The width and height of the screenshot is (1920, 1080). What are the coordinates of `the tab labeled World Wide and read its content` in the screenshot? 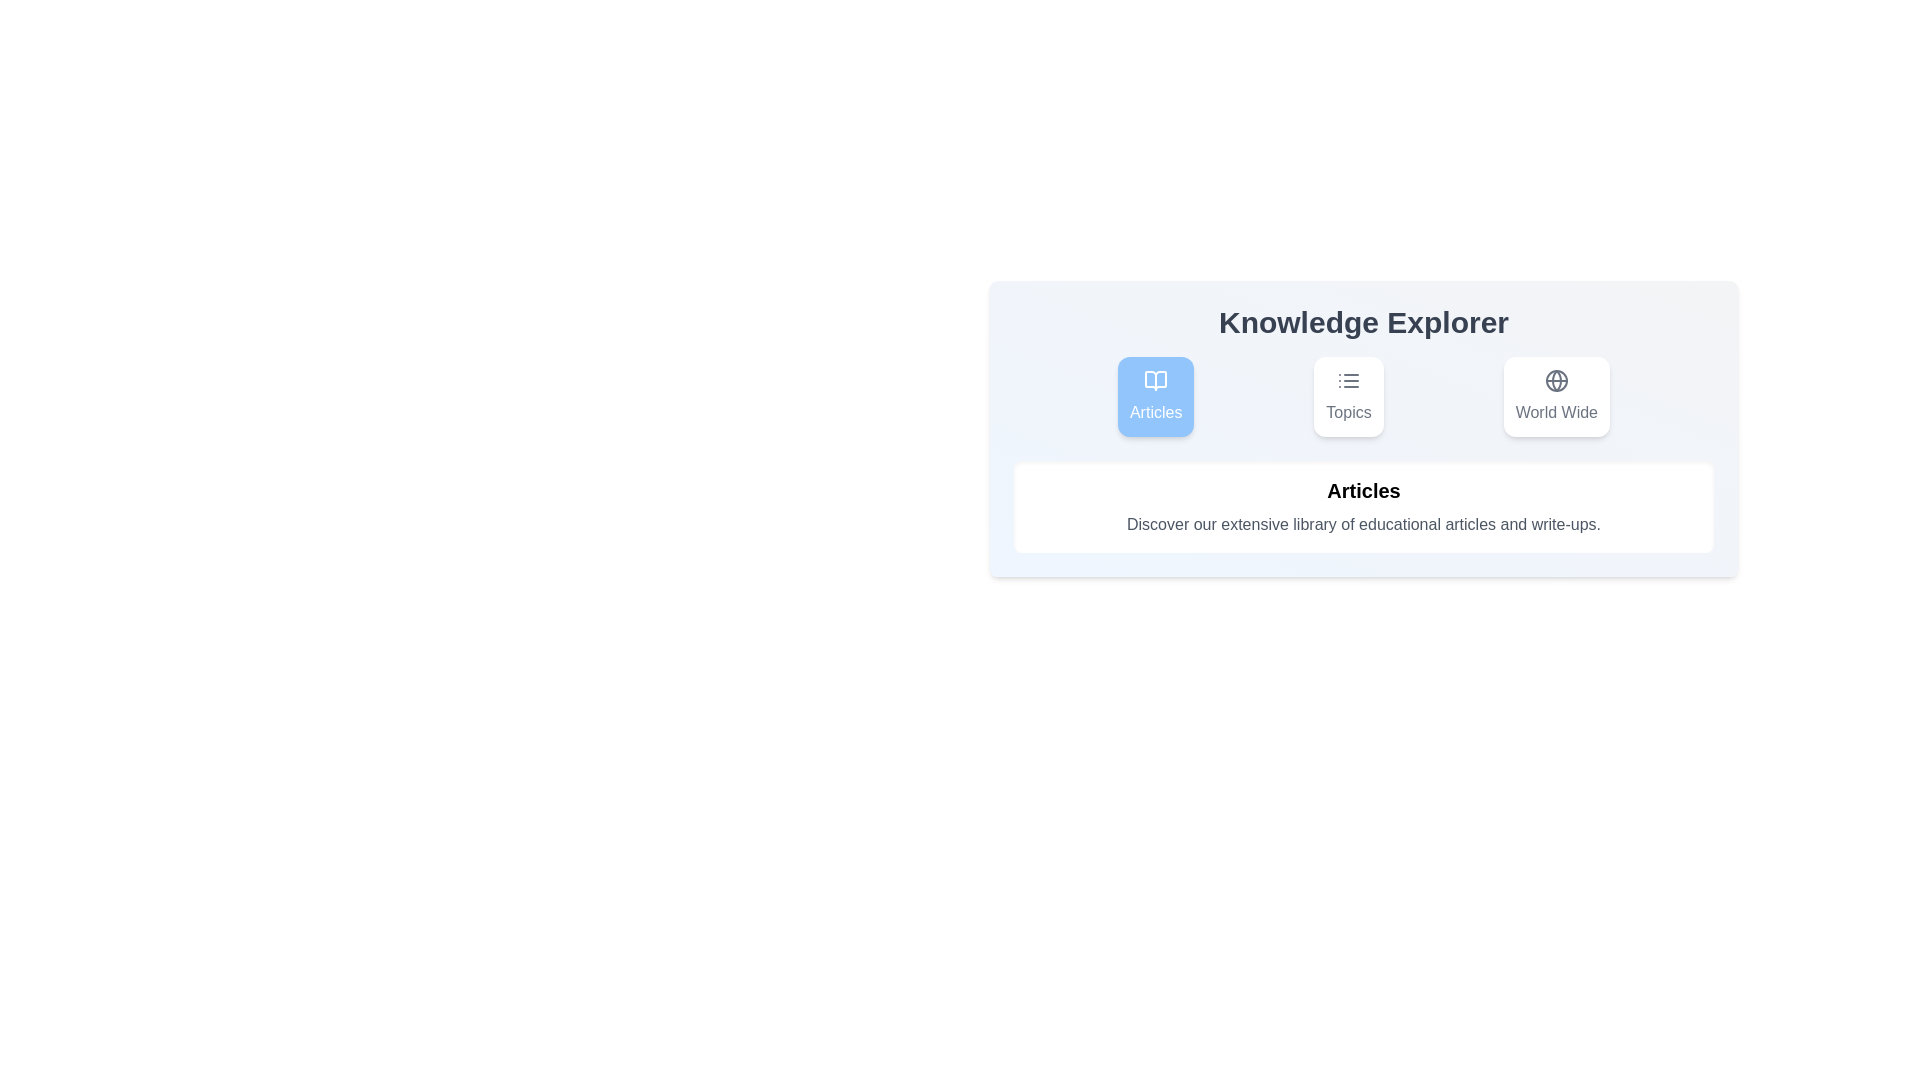 It's located at (1555, 397).